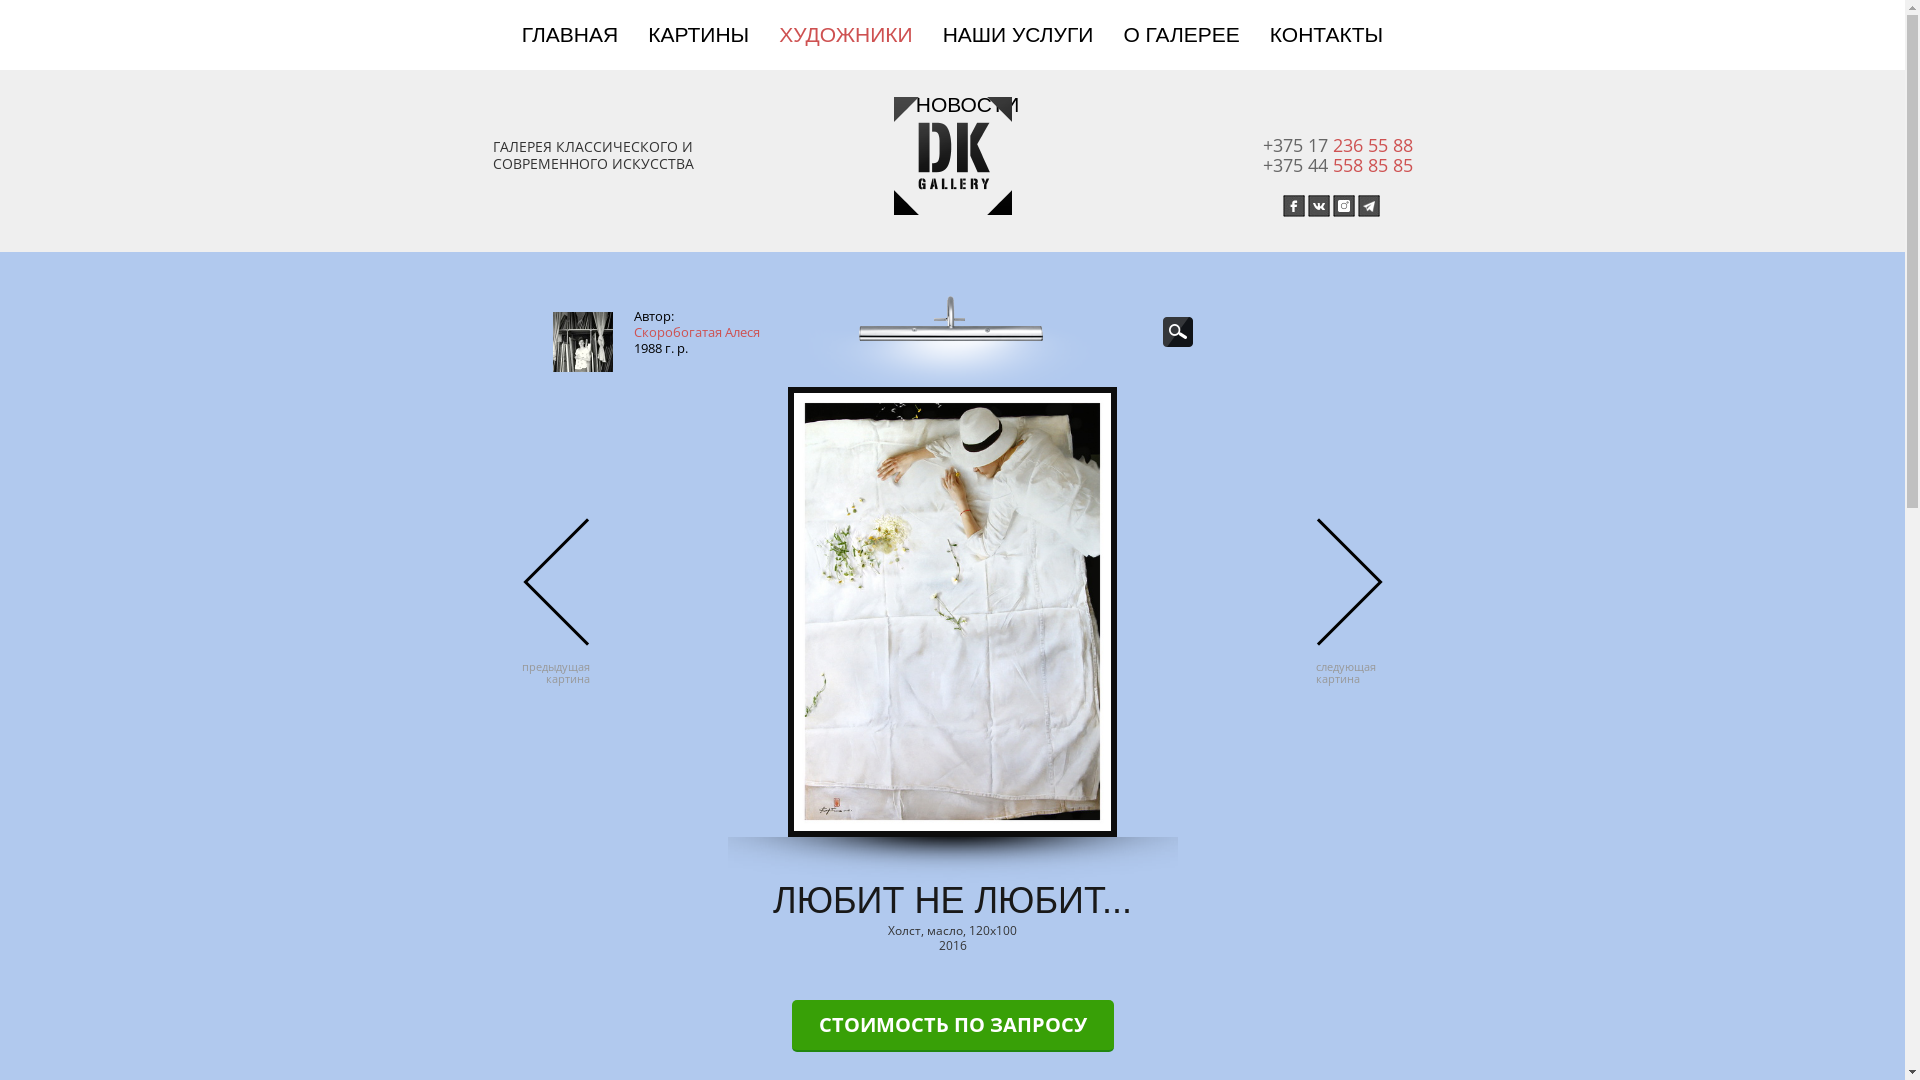  I want to click on '+375 44 558 85 85', so click(1337, 164).